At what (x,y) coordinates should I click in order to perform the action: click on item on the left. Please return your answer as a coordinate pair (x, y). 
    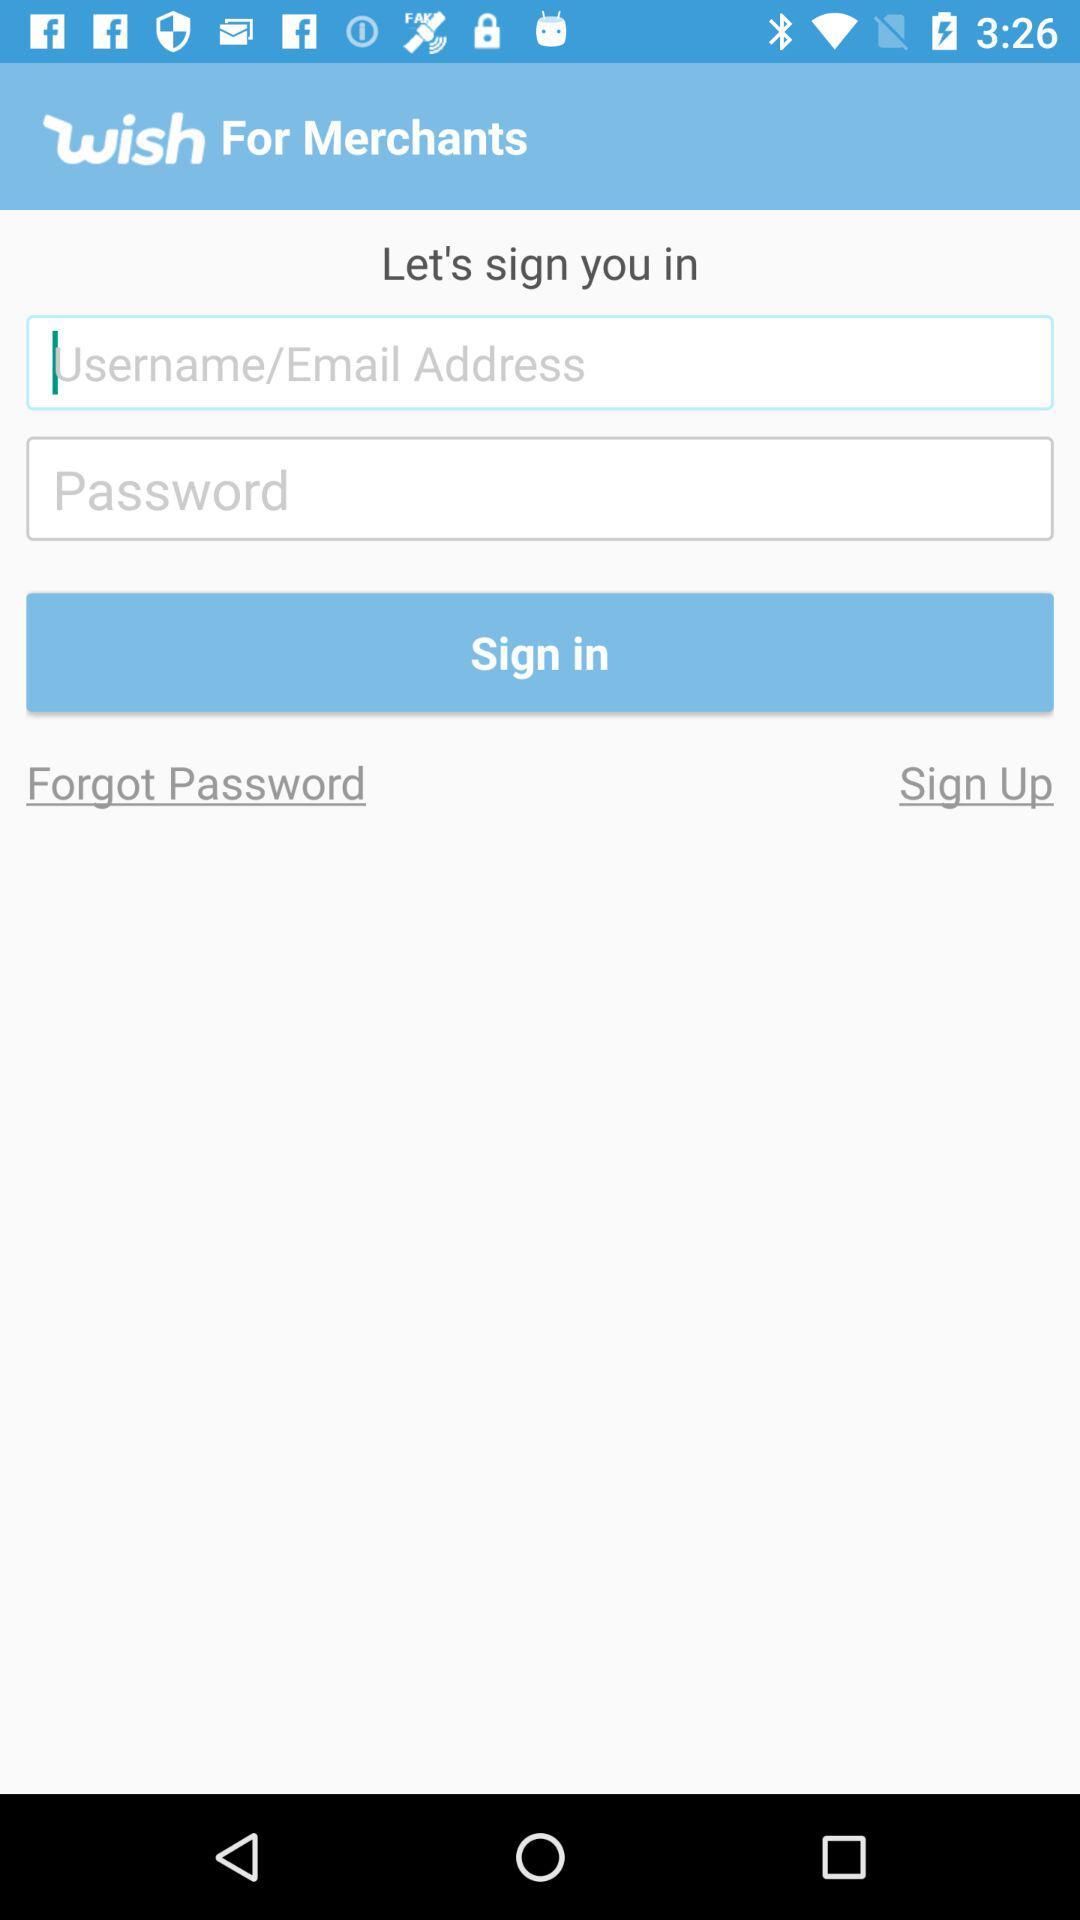
    Looking at the image, I should click on (283, 780).